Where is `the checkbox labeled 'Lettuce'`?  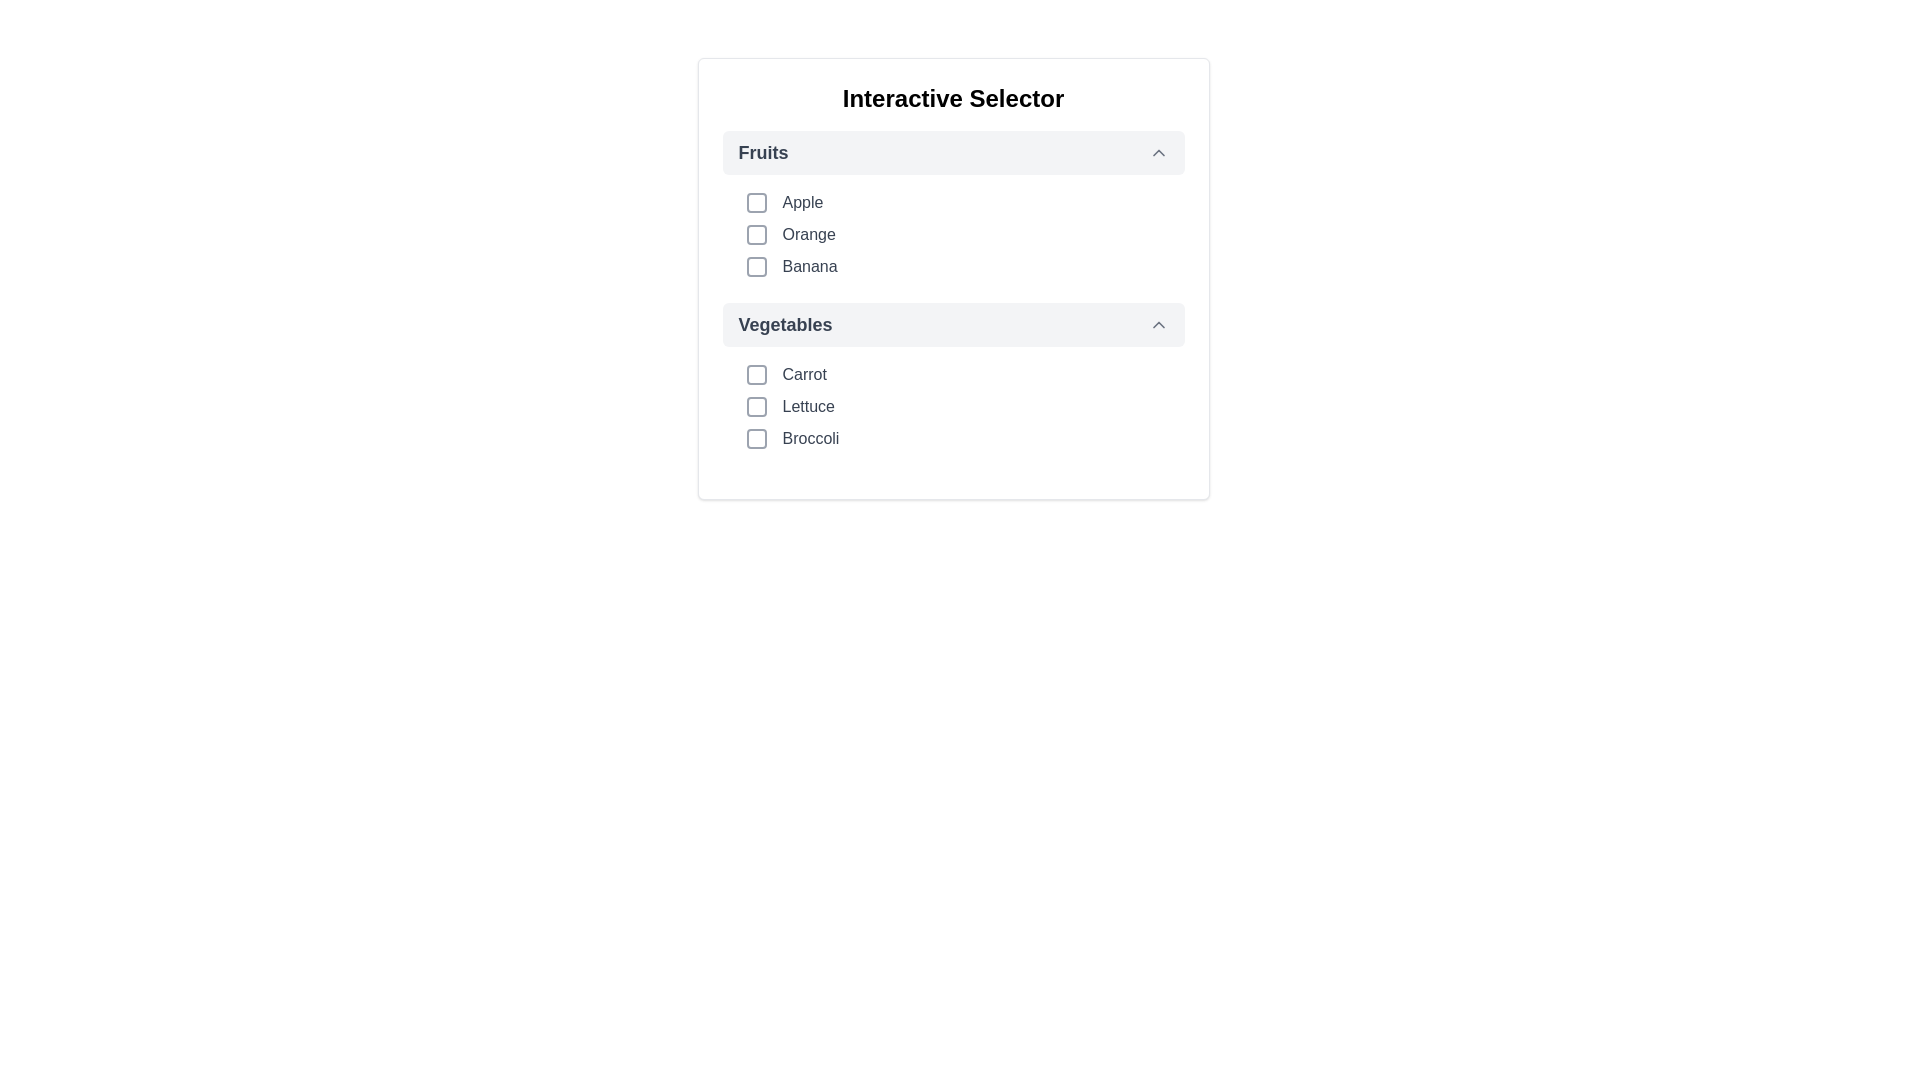 the checkbox labeled 'Lettuce' is located at coordinates (965, 406).